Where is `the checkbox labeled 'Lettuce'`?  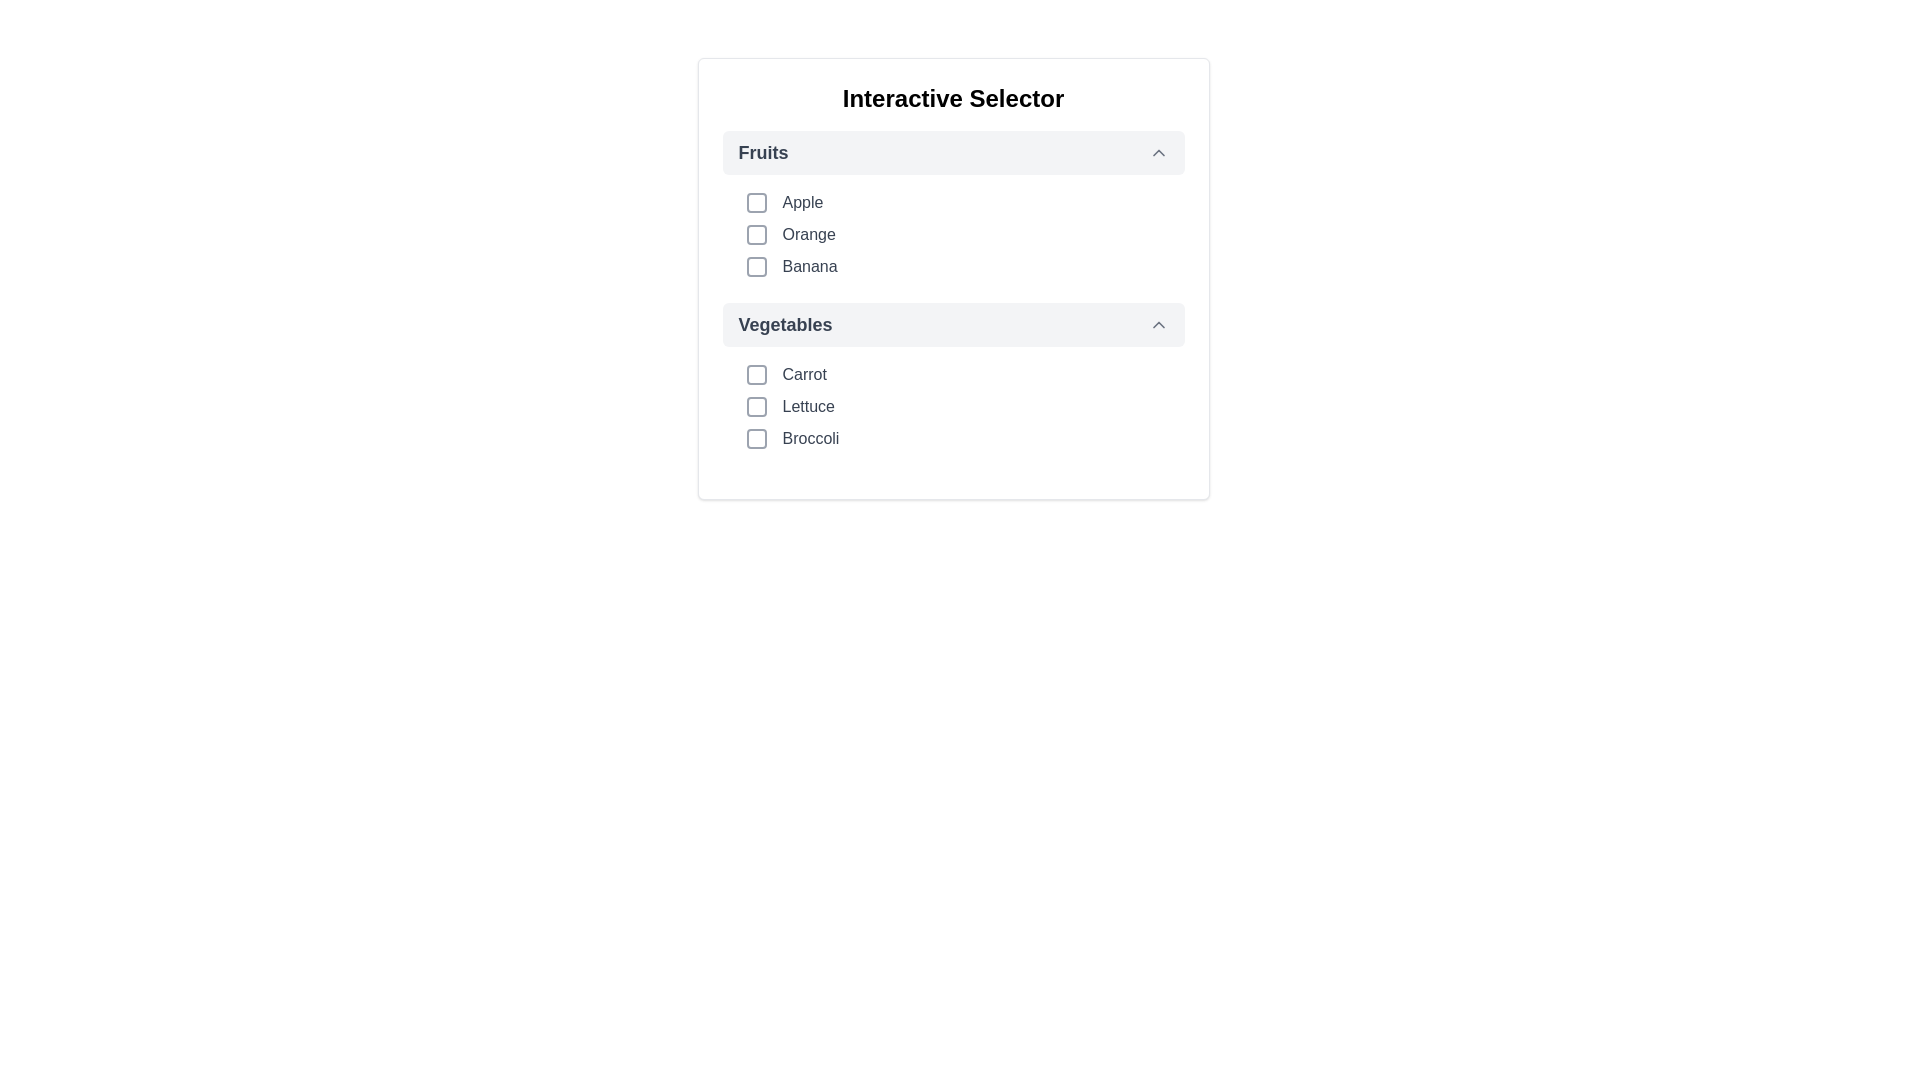 the checkbox labeled 'Lettuce' is located at coordinates (965, 406).